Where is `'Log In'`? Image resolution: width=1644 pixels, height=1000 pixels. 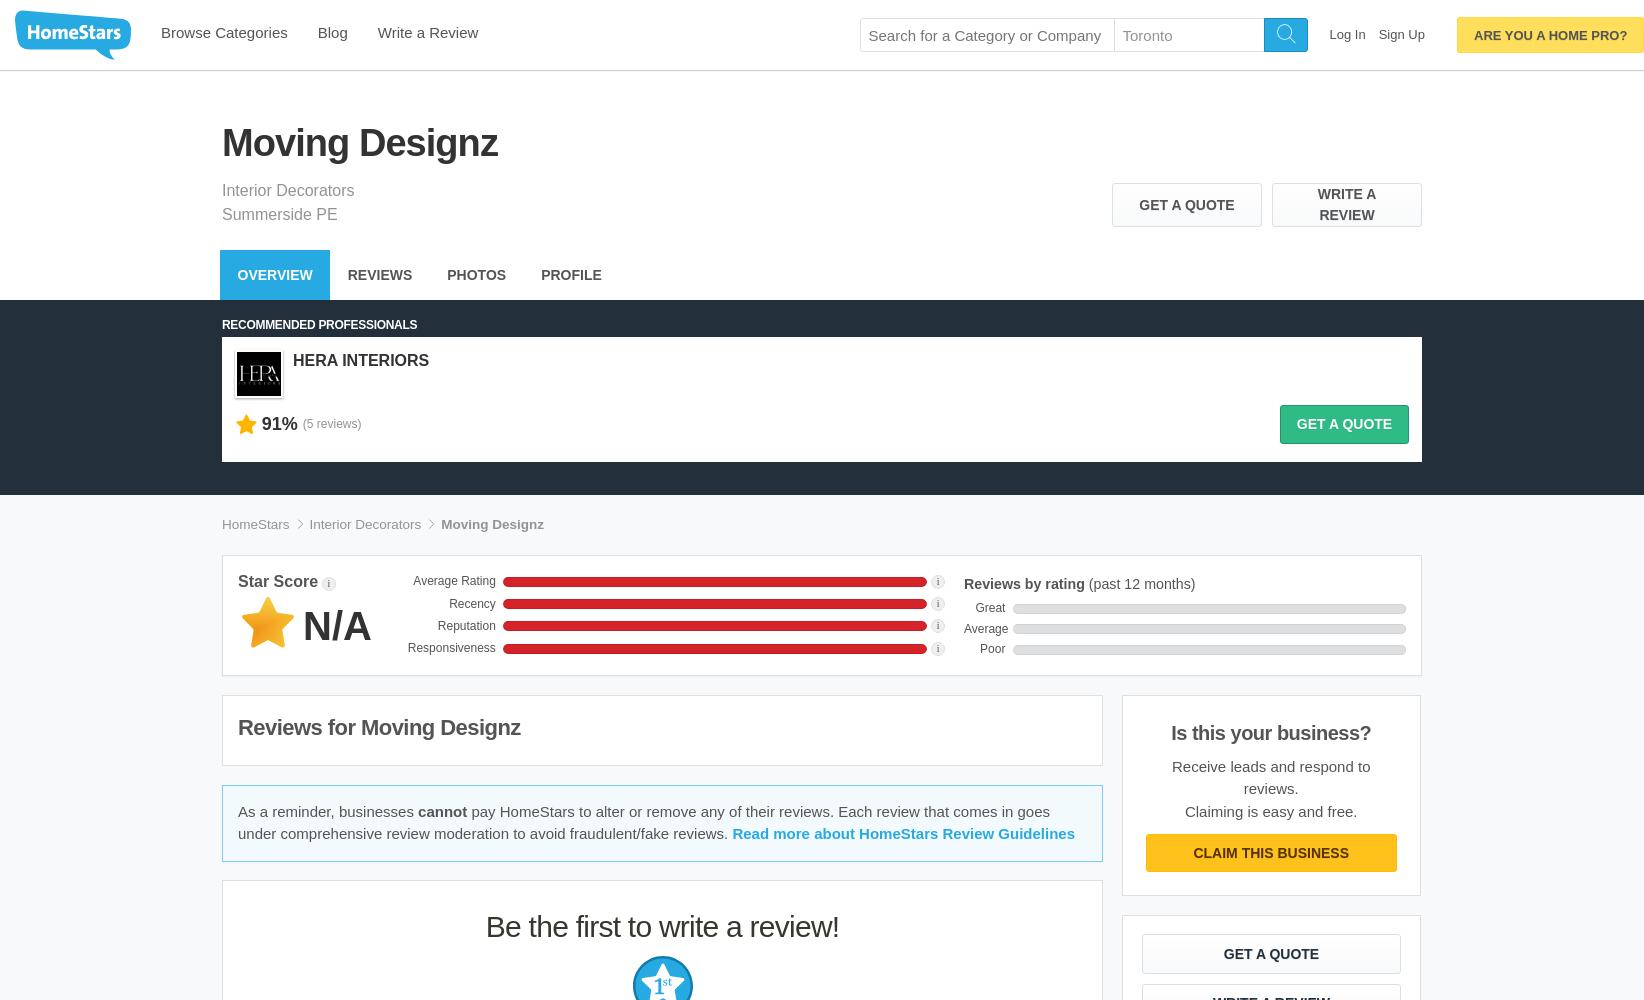
'Log In' is located at coordinates (1329, 33).